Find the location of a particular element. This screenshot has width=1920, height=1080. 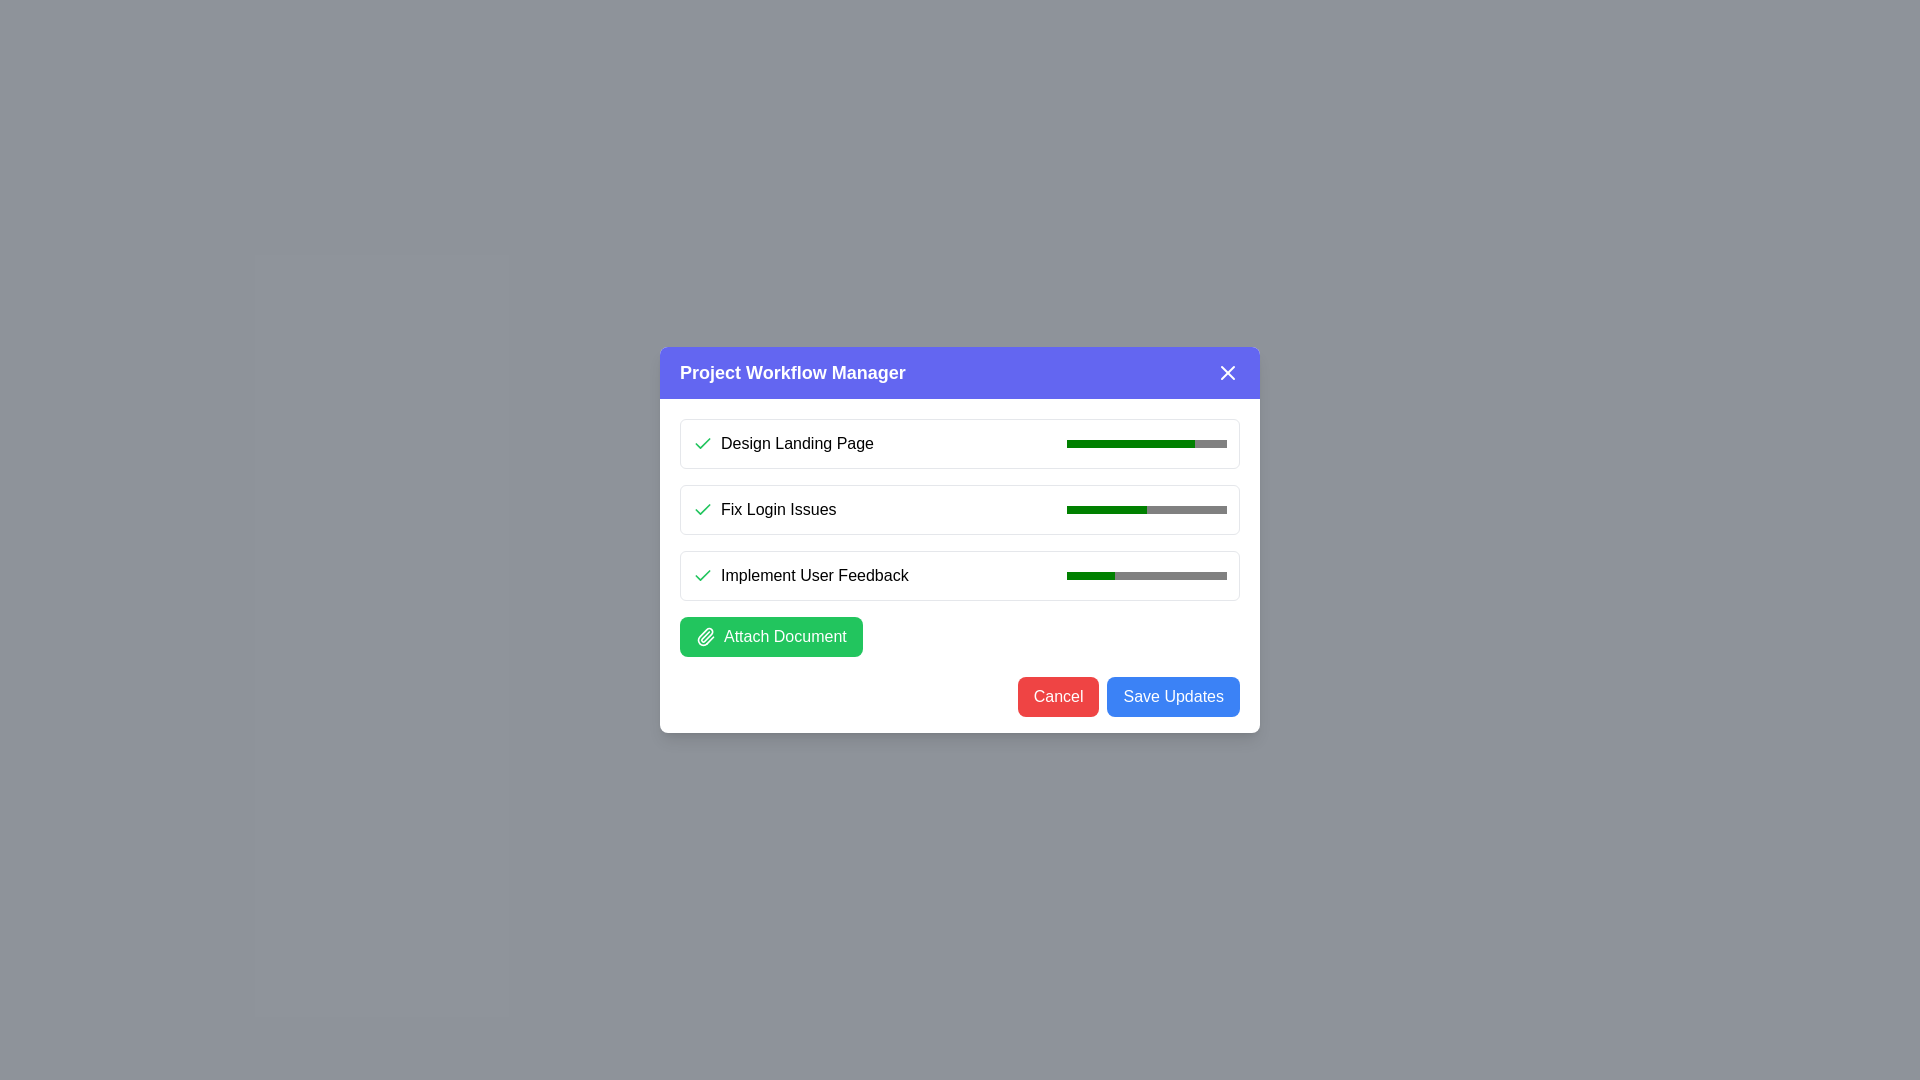

the text label displaying 'Implement User Feedback', which is the third item in a vertical list of tasks, located to the right of a green checkmark icon and to the left of a progress bar is located at coordinates (814, 575).